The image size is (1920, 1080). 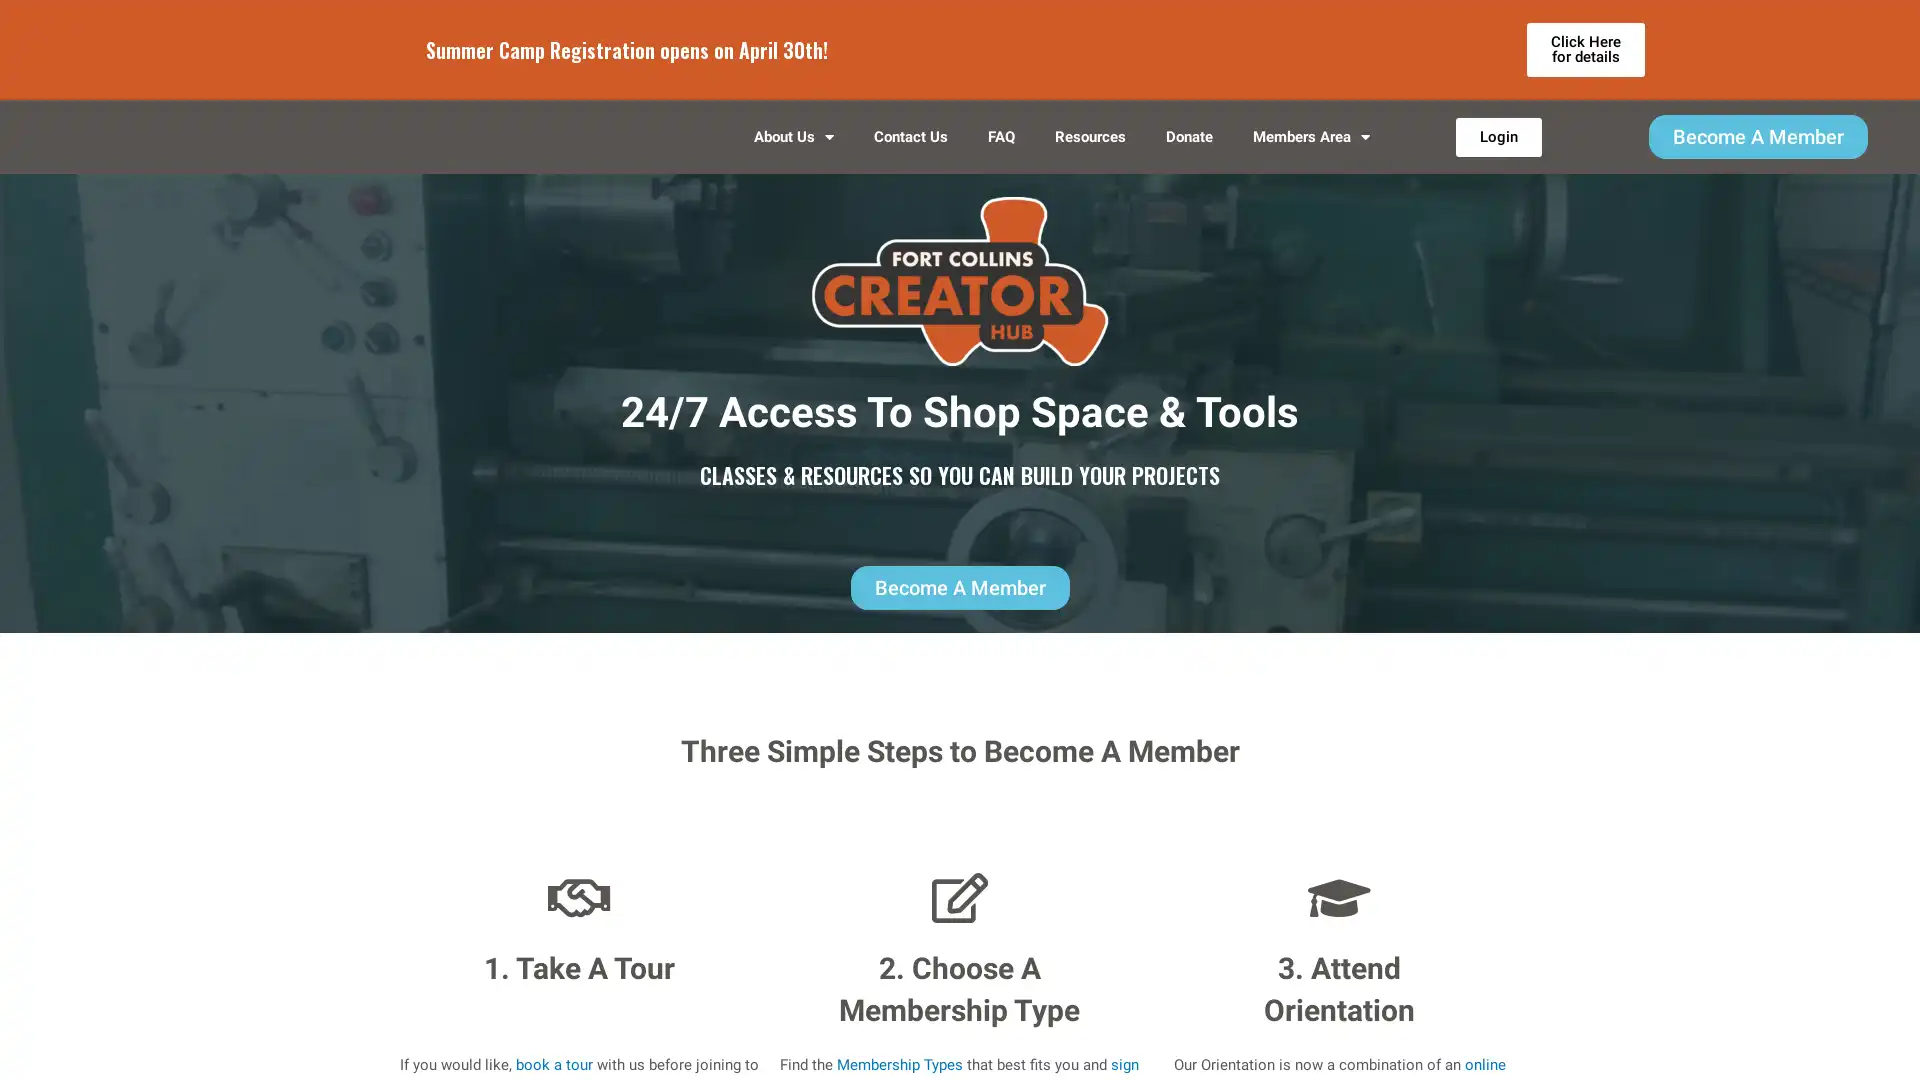 I want to click on Login, so click(x=1497, y=149).